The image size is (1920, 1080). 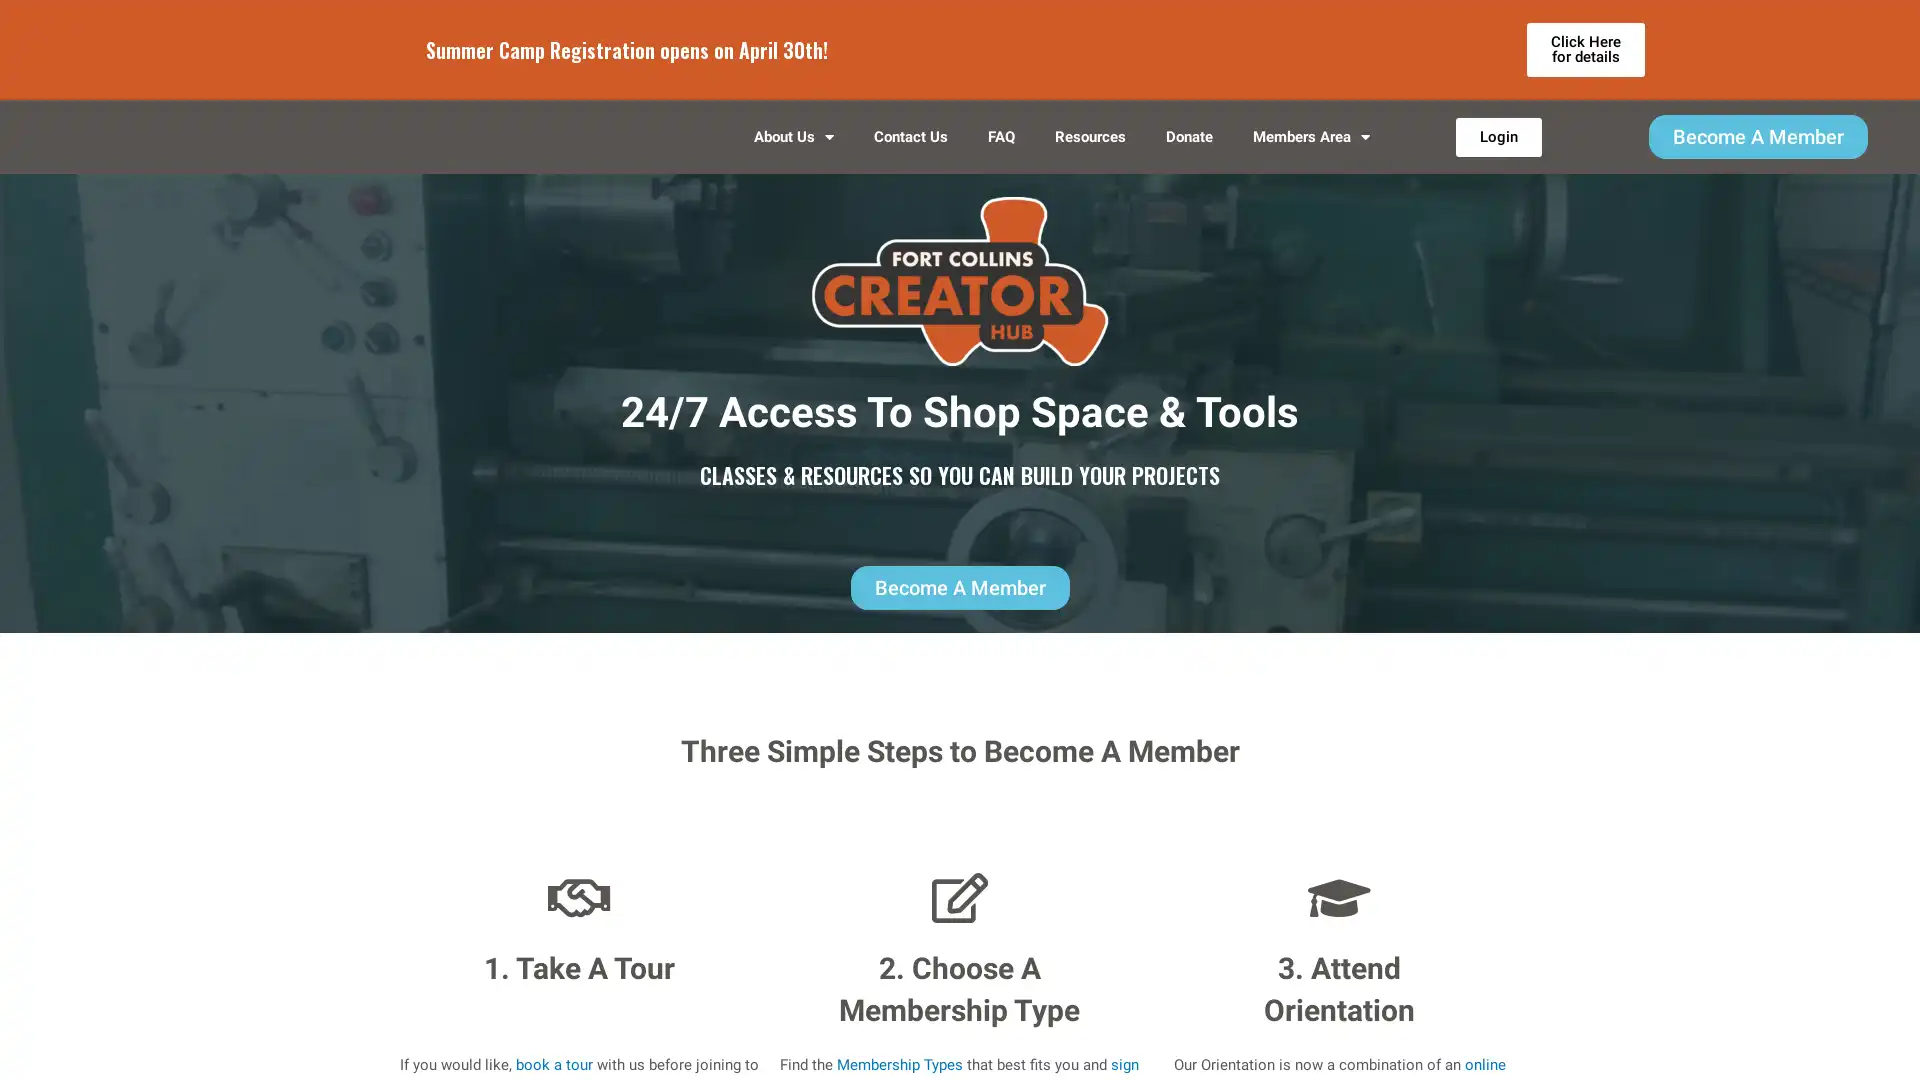 I want to click on Login, so click(x=1497, y=149).